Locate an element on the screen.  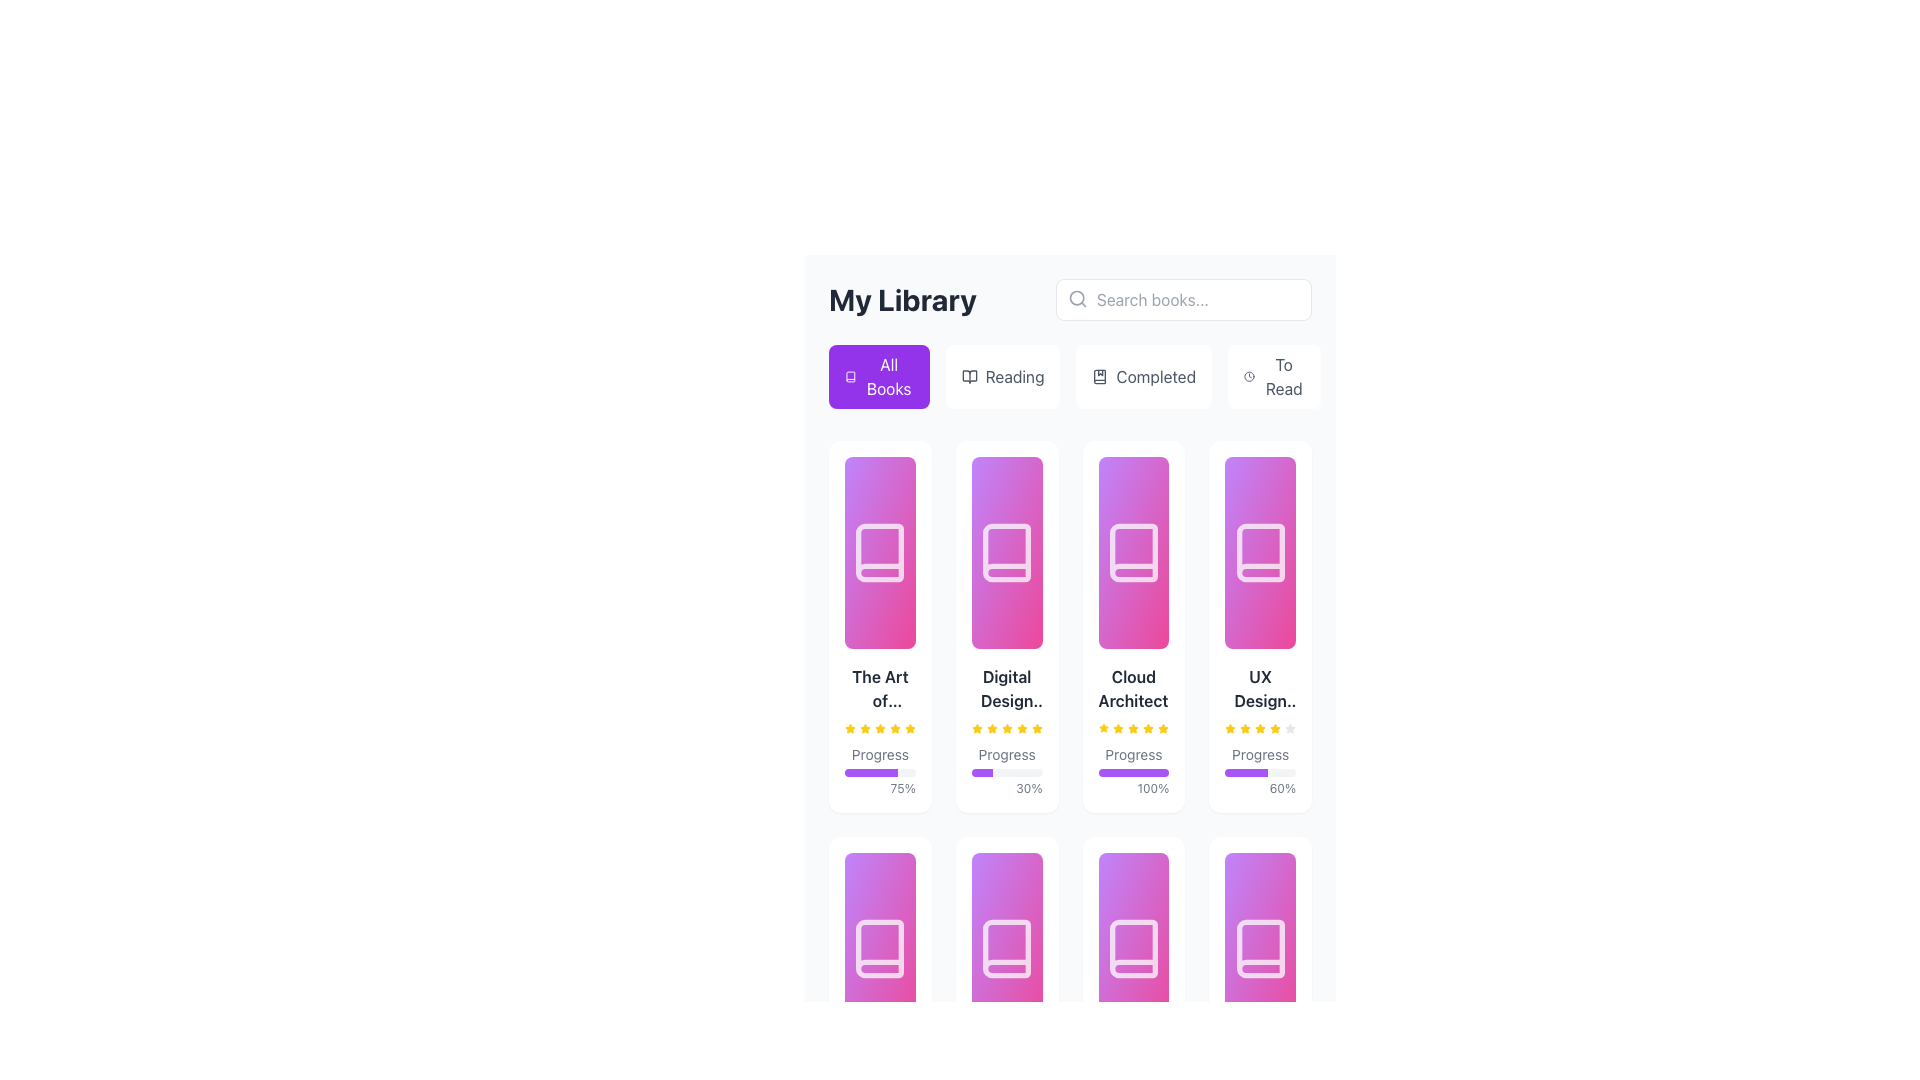
the first star icon in the rating indicator for the 'Cloud Architect' book, which is styled with a yellow fill and outline, located in the 'My Library' interface under the 'All Books' tab is located at coordinates (1103, 729).